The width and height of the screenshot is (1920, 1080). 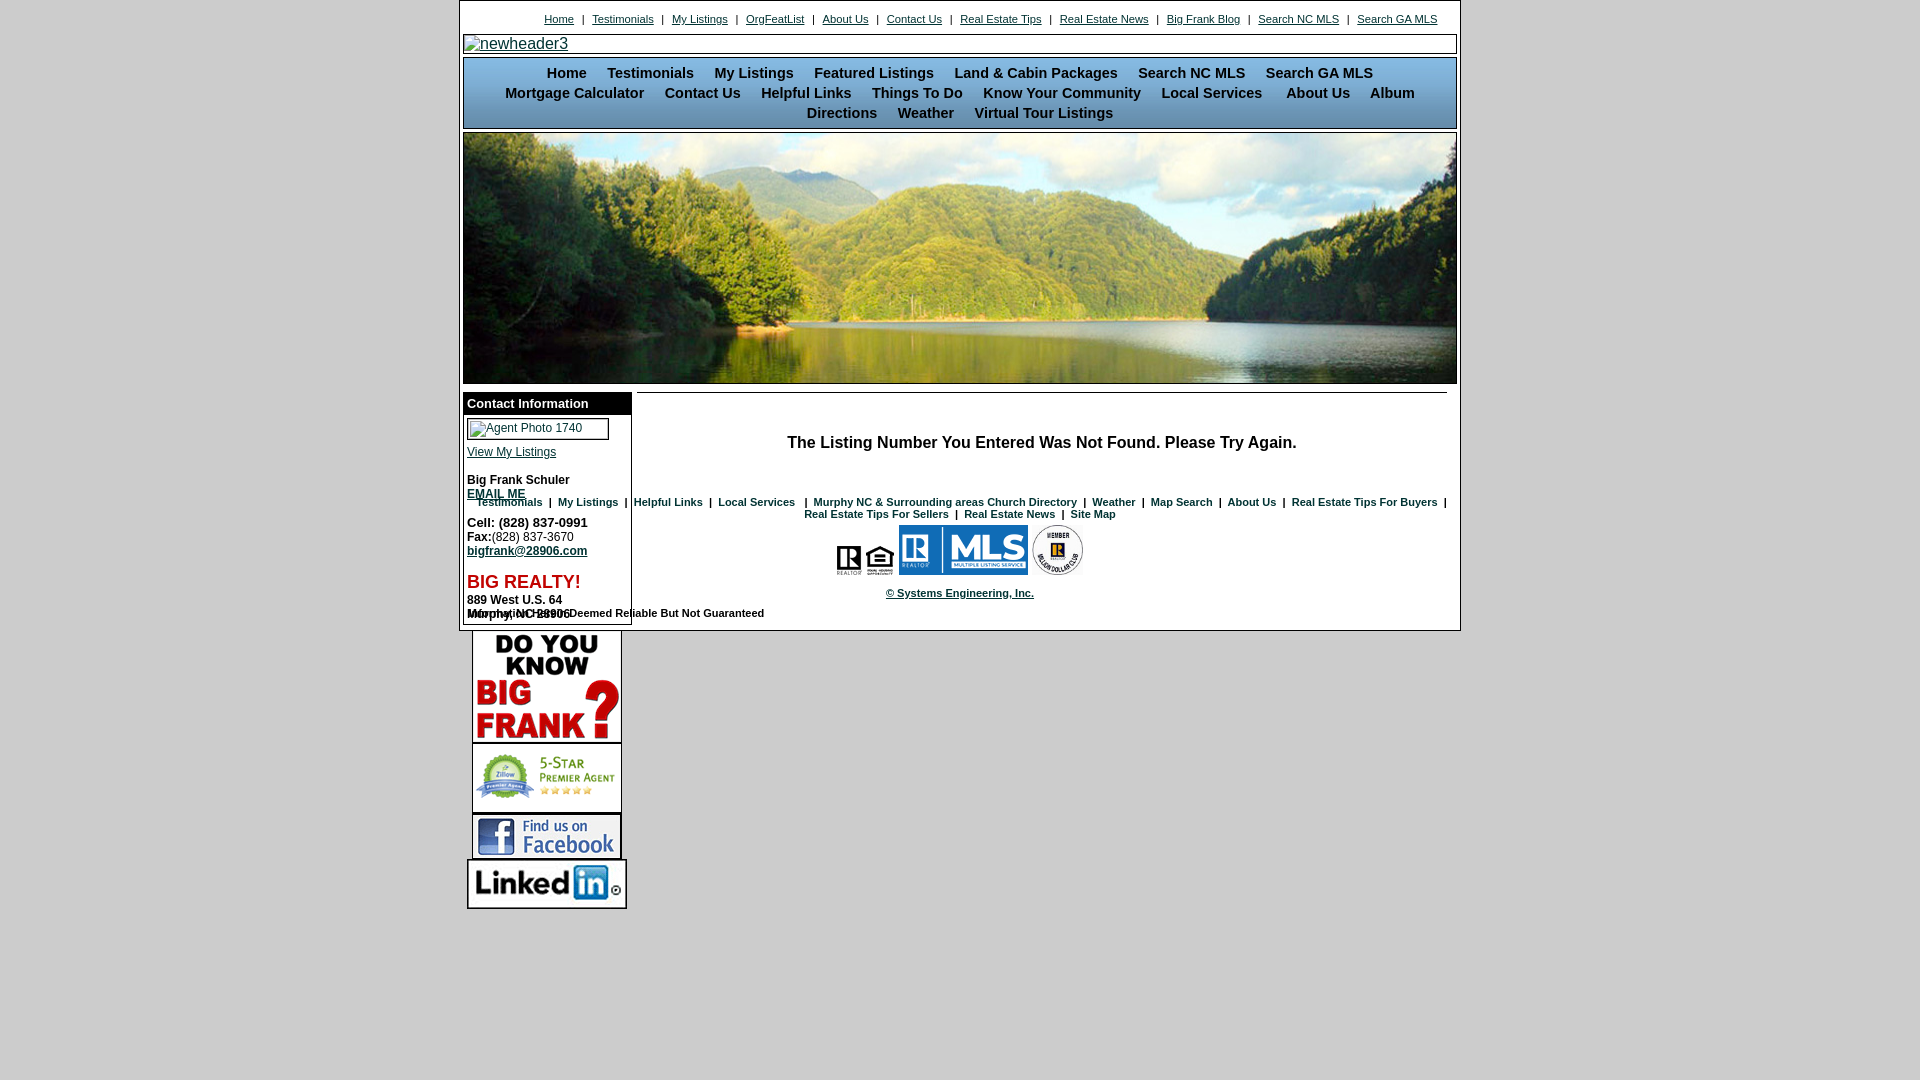 What do you see at coordinates (465, 551) in the screenshot?
I see `'bigfrank@28906.com'` at bounding box center [465, 551].